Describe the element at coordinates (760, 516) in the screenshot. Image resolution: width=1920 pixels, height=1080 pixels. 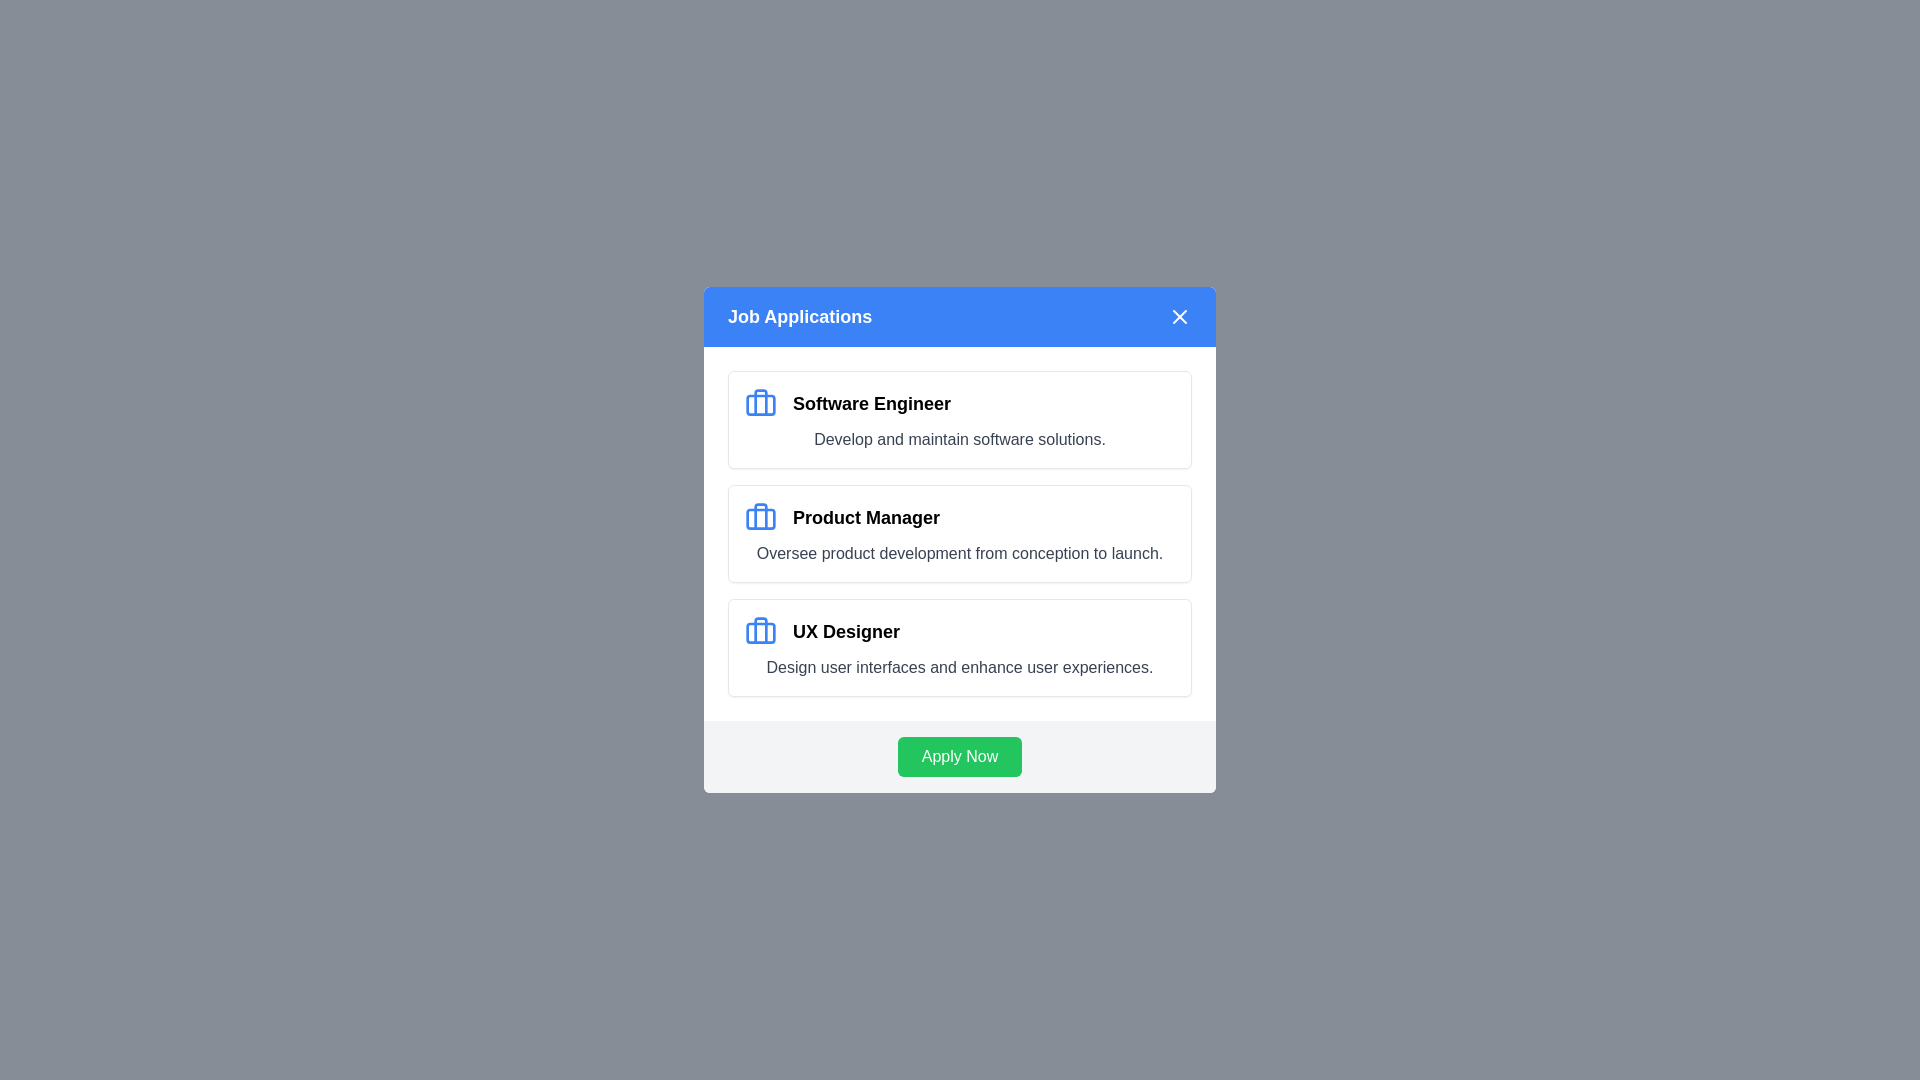
I see `the icon representing the job role 'Product Manager' located in the second job role section of the job application listing interface` at that location.